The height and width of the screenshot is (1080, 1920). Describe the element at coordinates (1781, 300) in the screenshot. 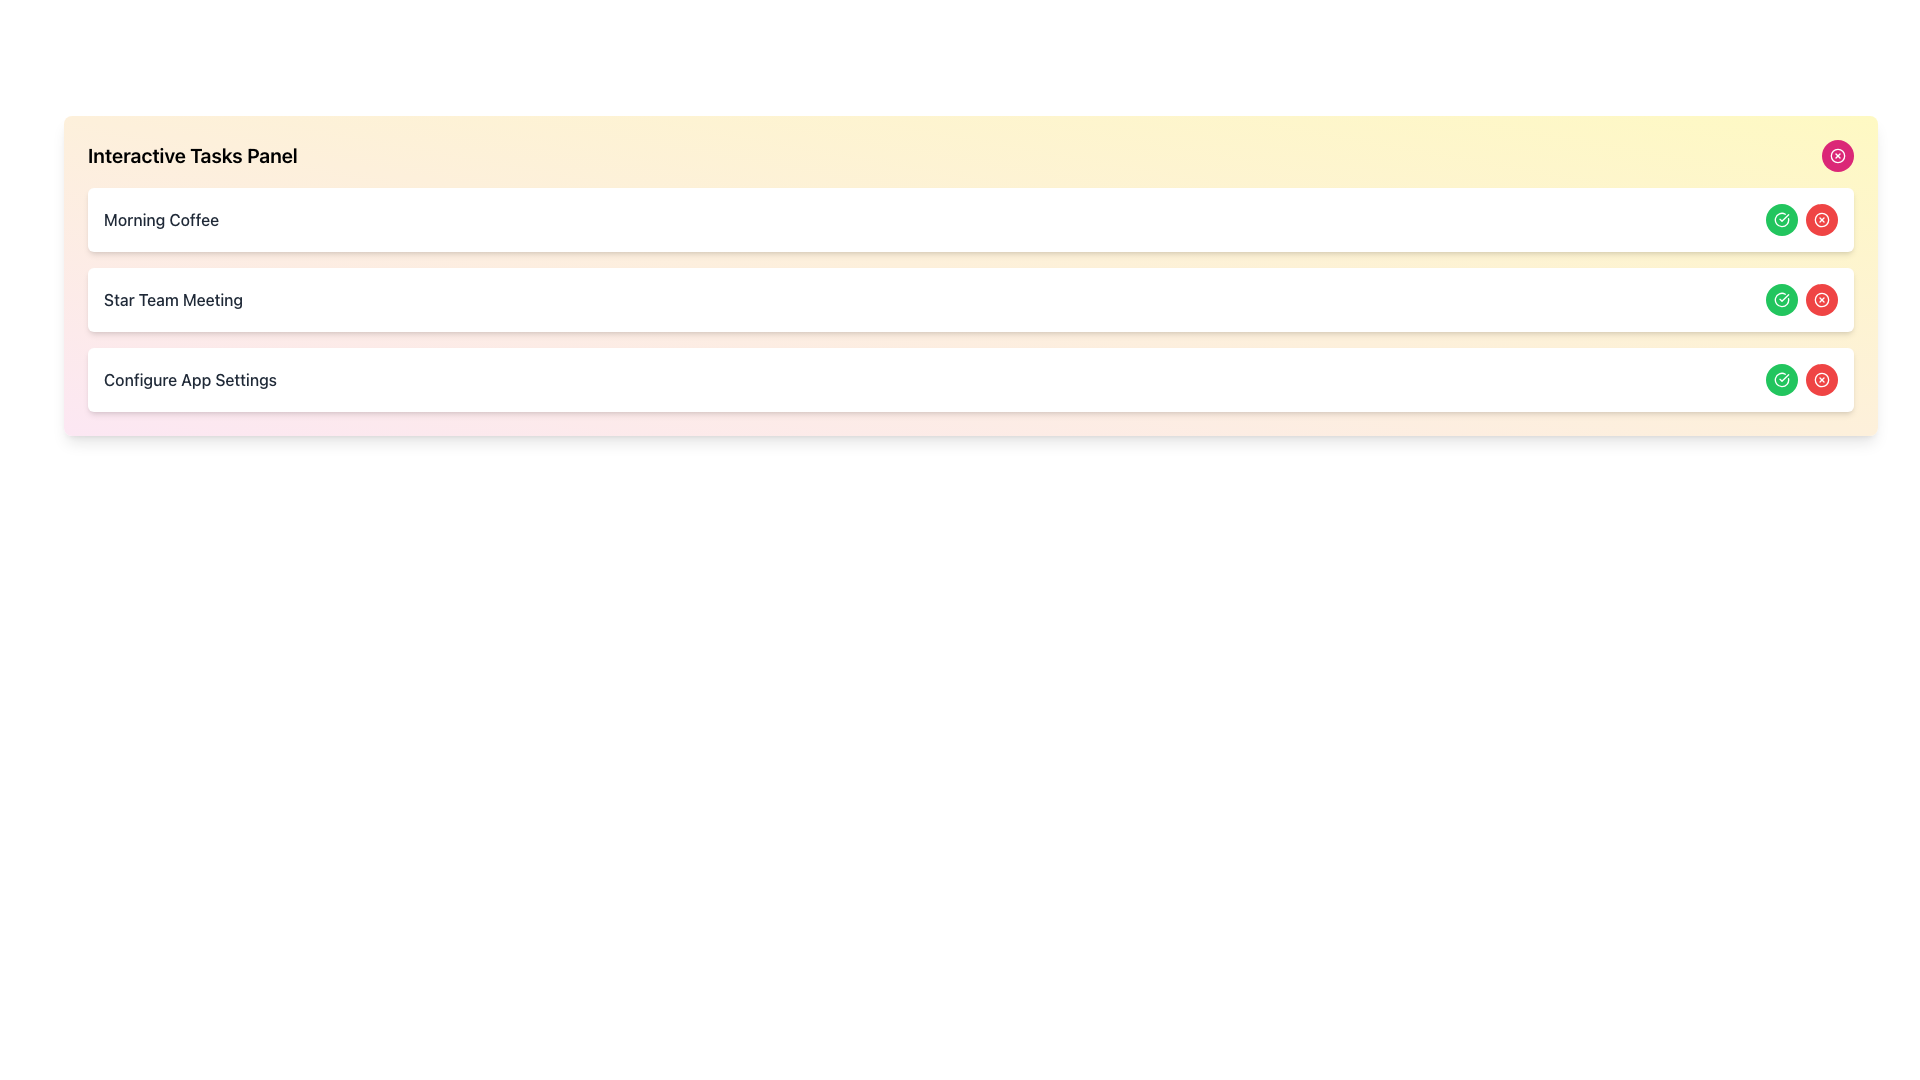

I see `the green confirmation button with a checkmark icon, located to the left of the red button in a horizontal group of two buttons` at that location.